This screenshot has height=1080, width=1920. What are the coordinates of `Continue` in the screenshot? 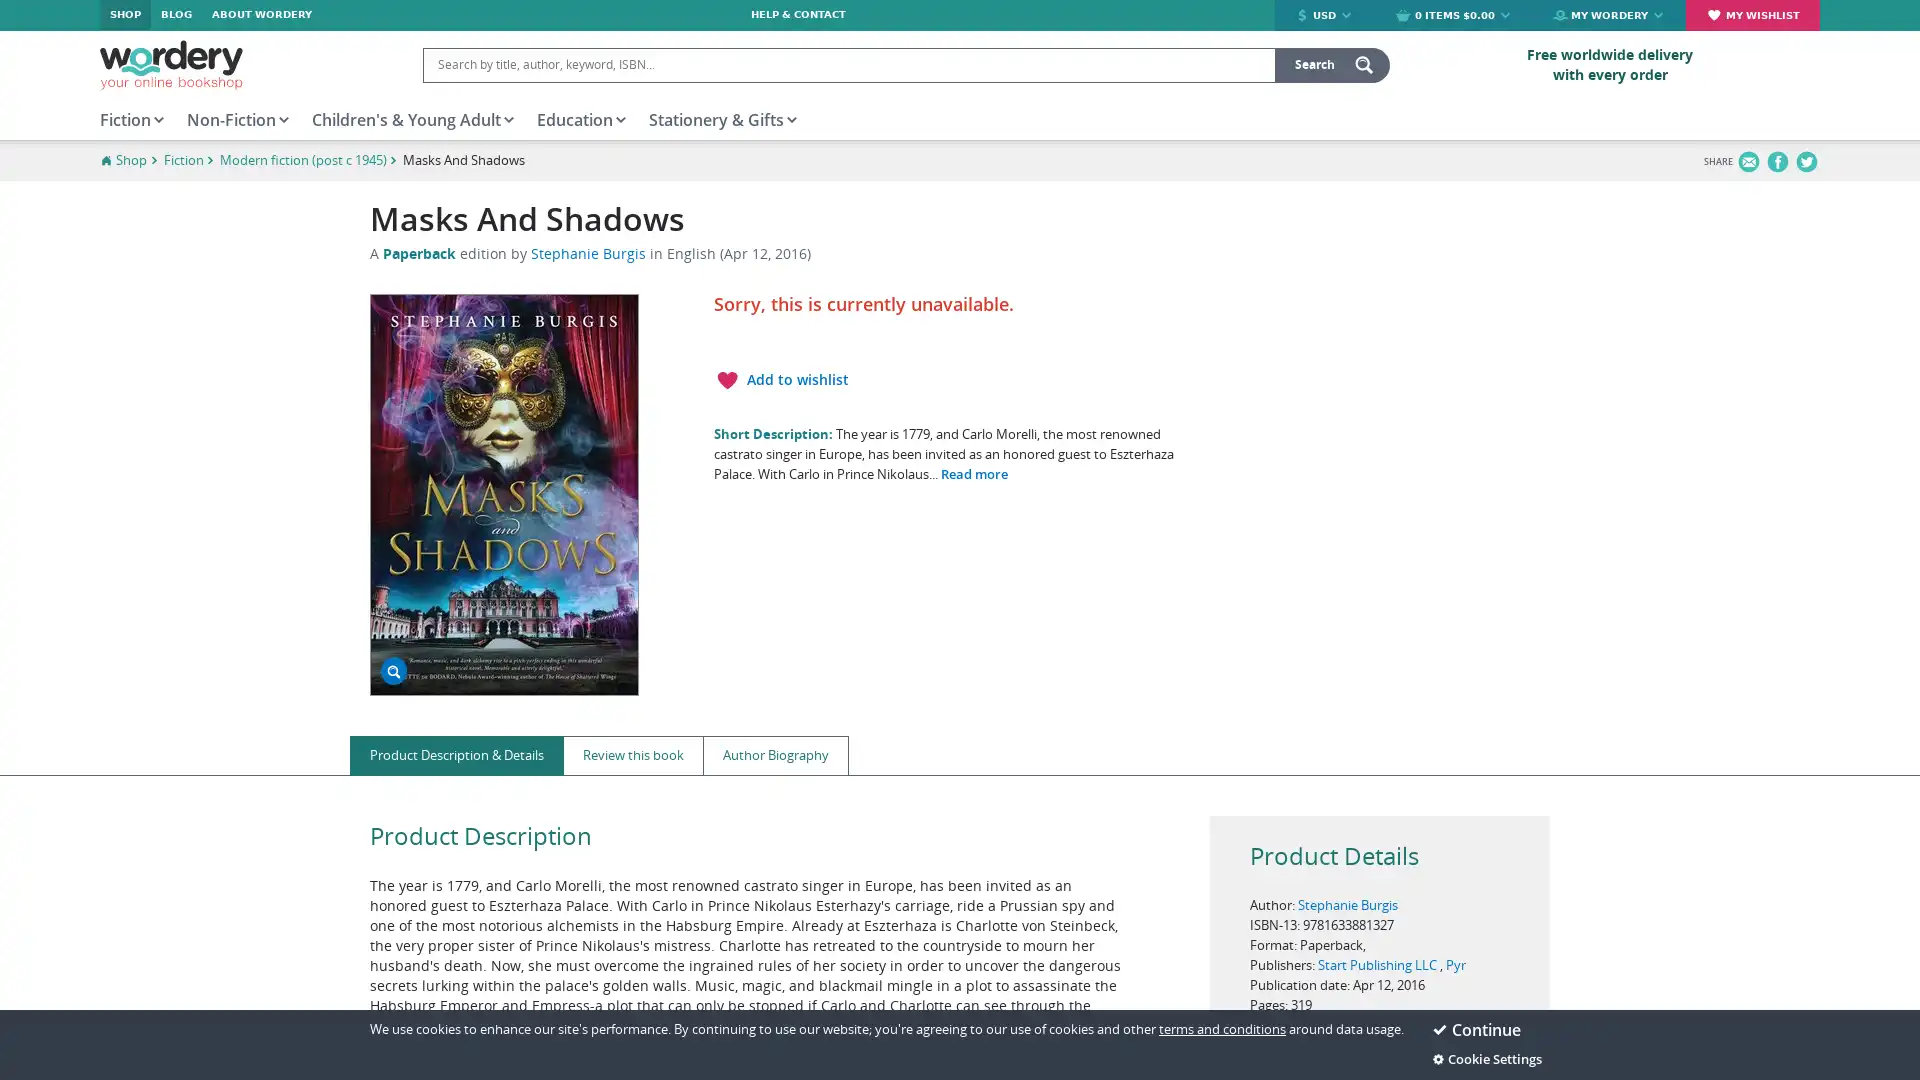 It's located at (1491, 1029).